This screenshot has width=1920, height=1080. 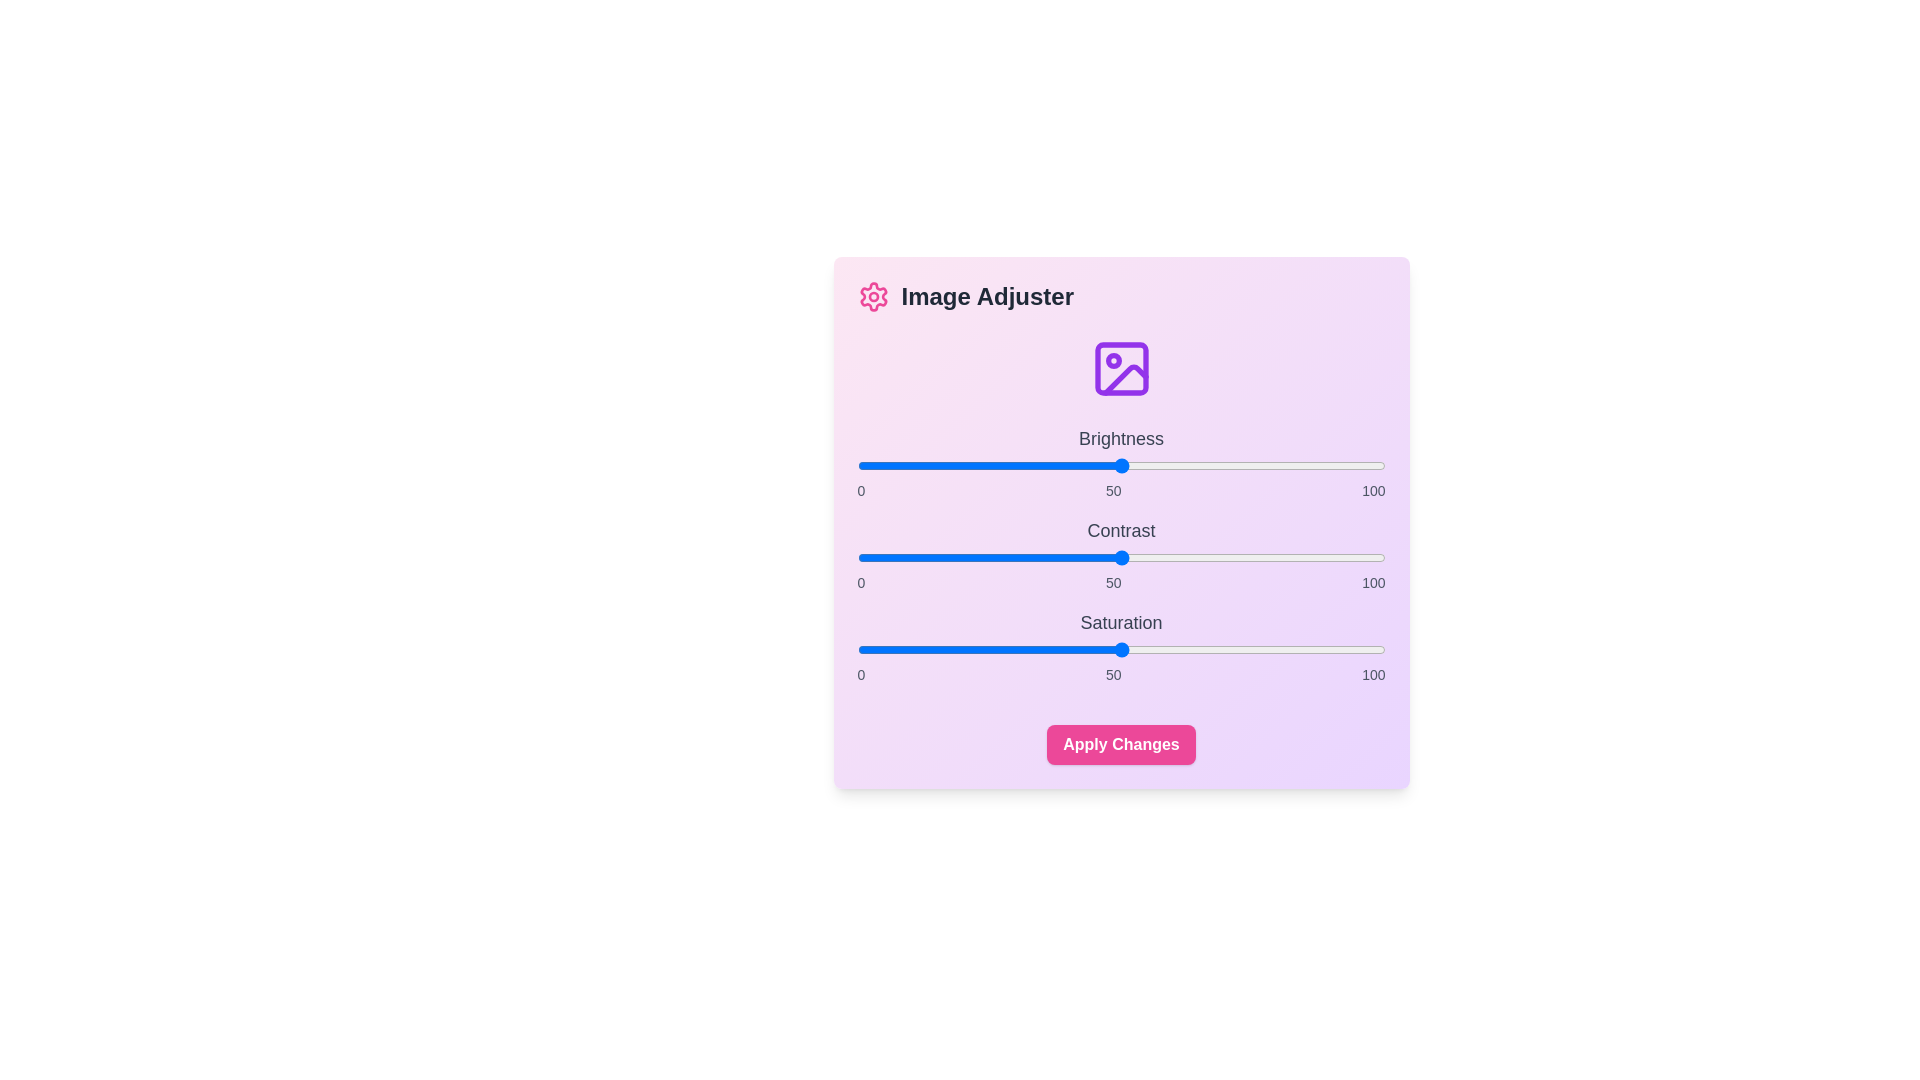 I want to click on the saturation slider to set the value to 21, so click(x=968, y=650).